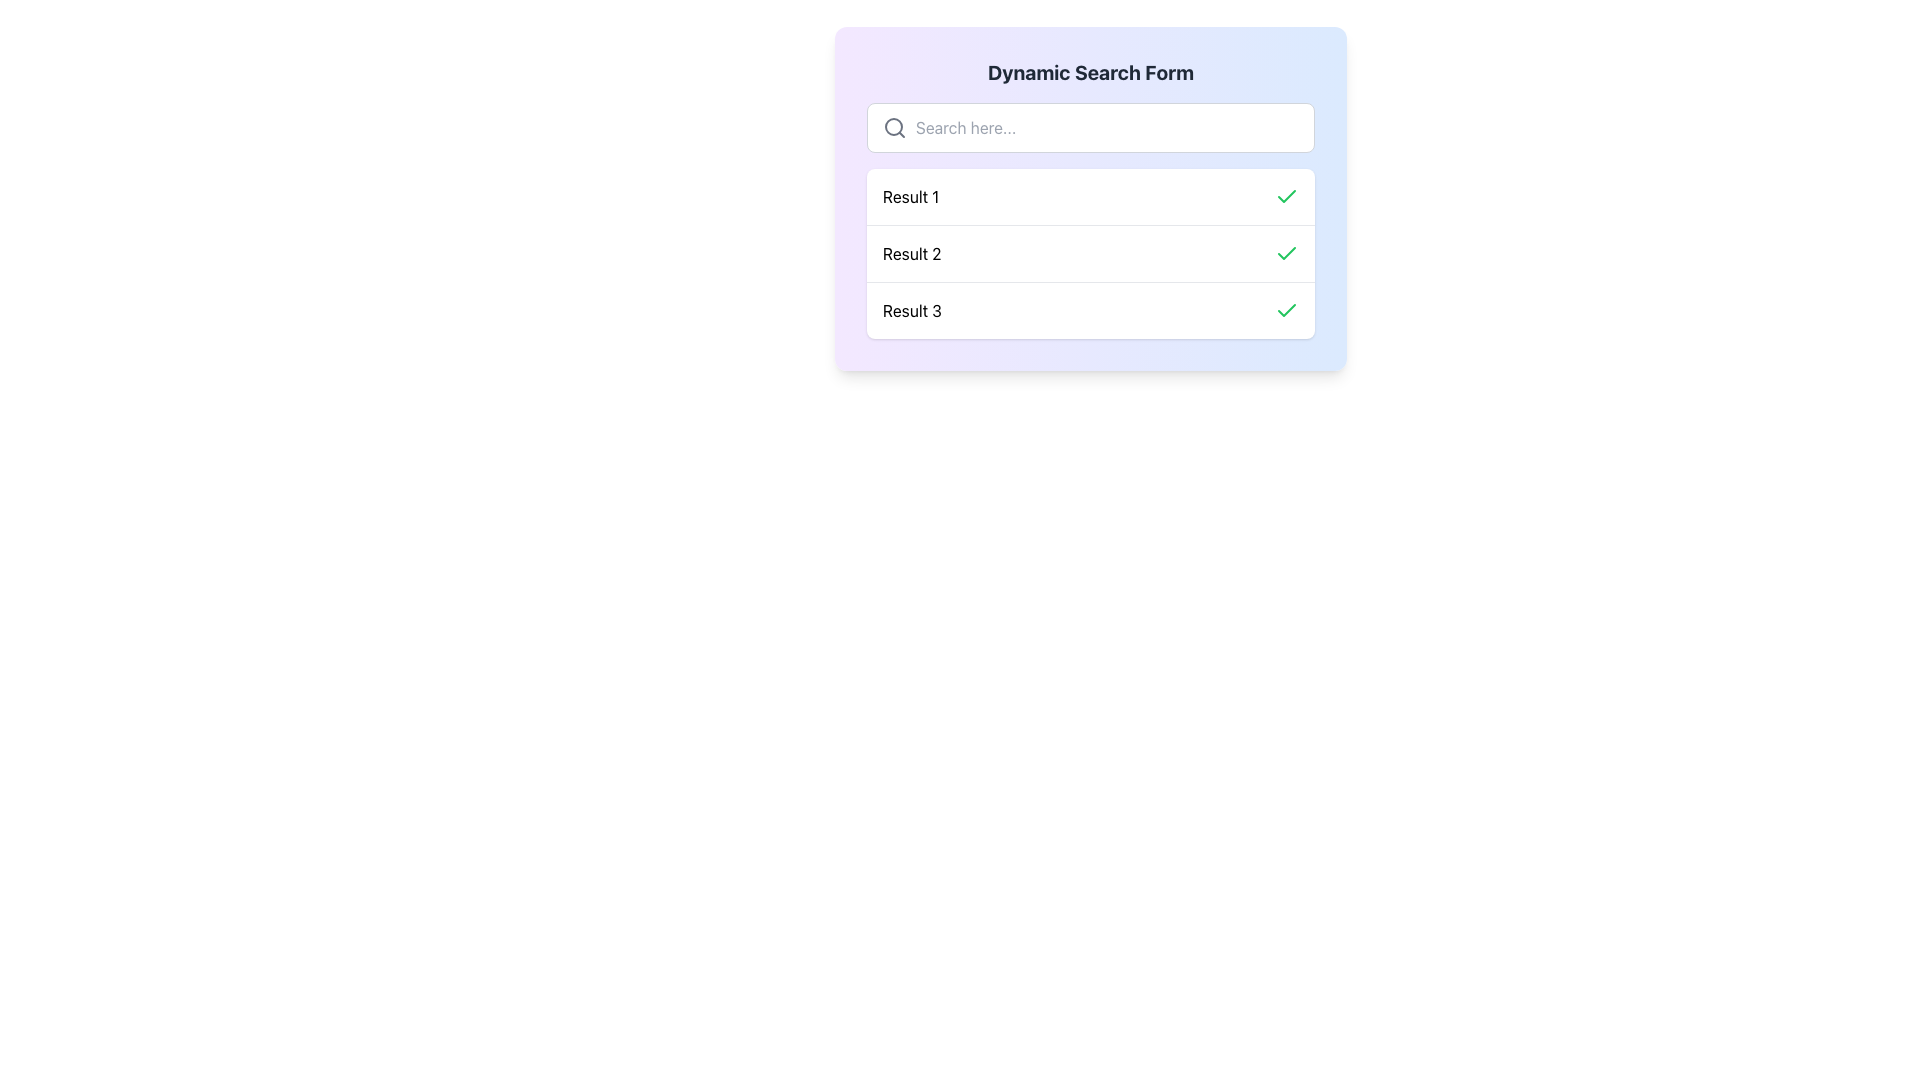 The height and width of the screenshot is (1080, 1920). I want to click on the 'Result 2' text label, which is the second item in a vertically stacked list of result labels, so click(911, 253).